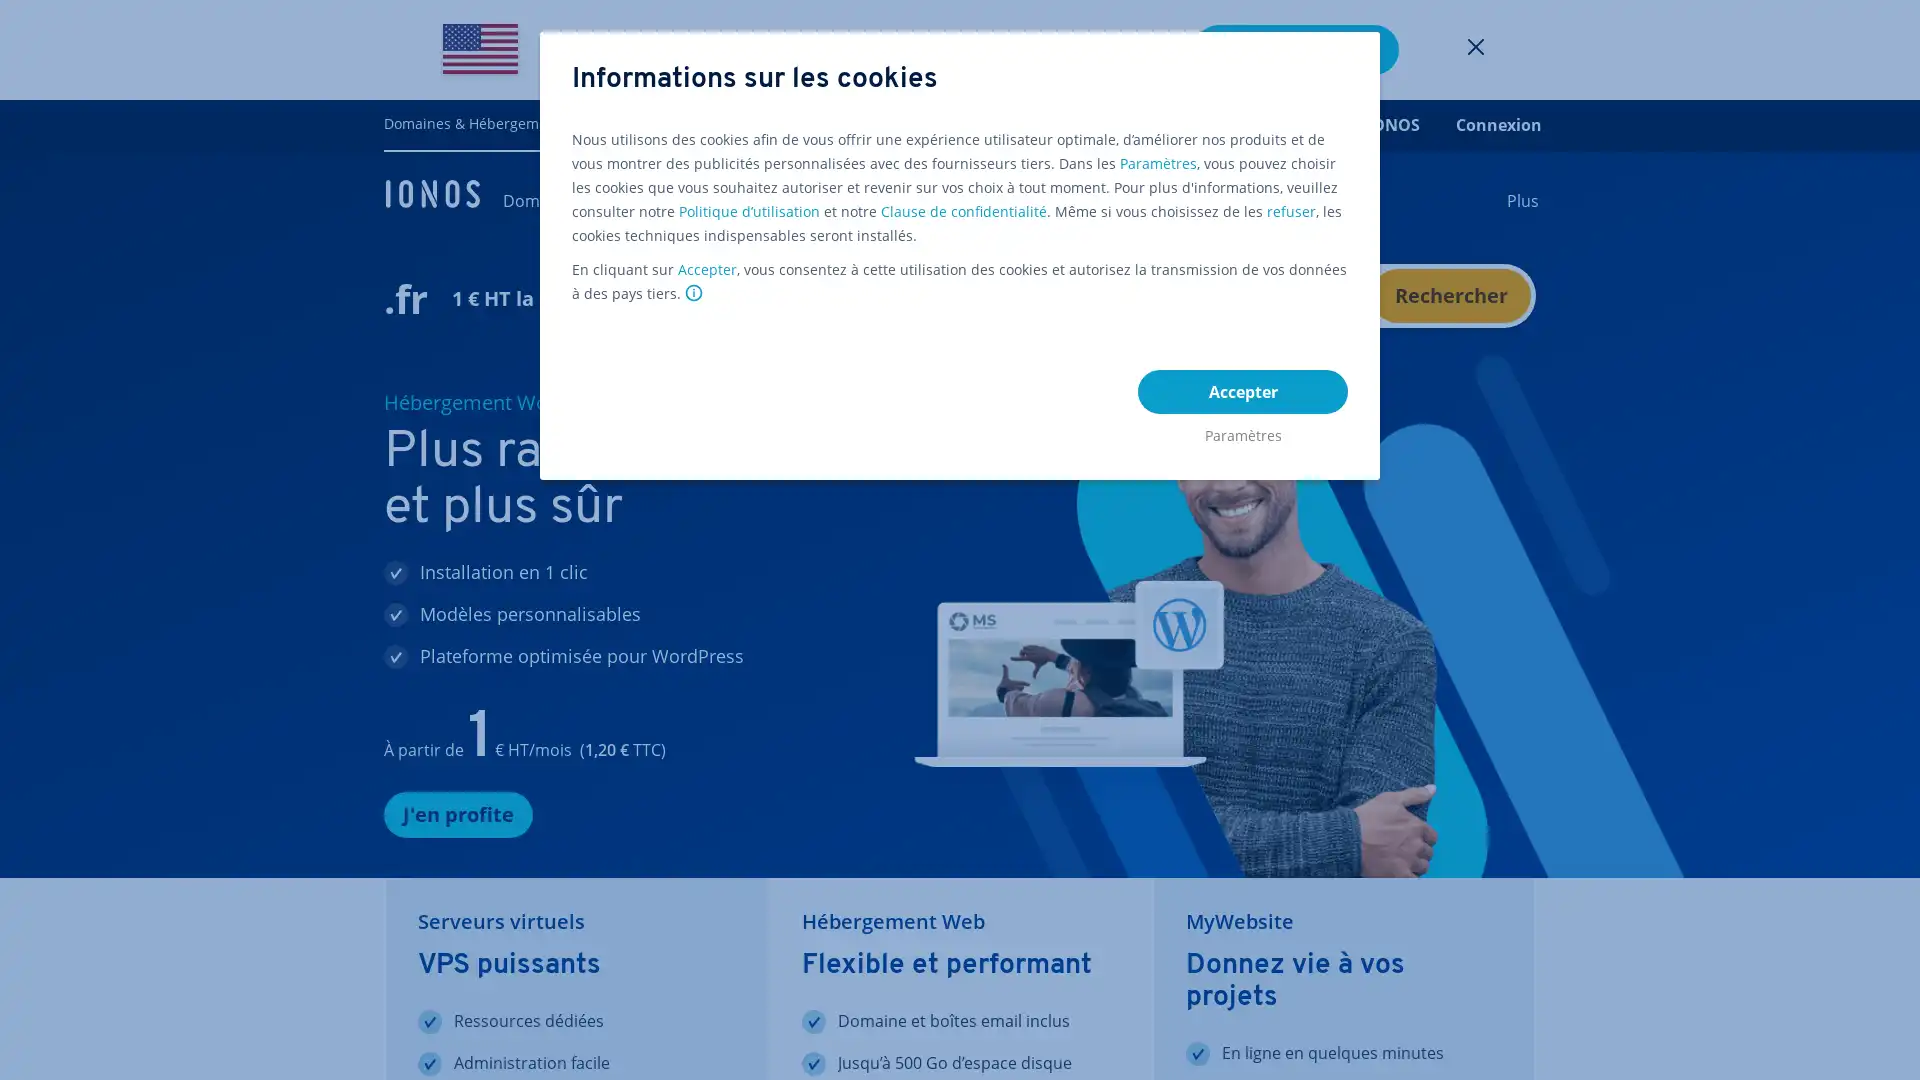 This screenshot has width=1920, height=1080. What do you see at coordinates (1476, 49) in the screenshot?
I see `Close` at bounding box center [1476, 49].